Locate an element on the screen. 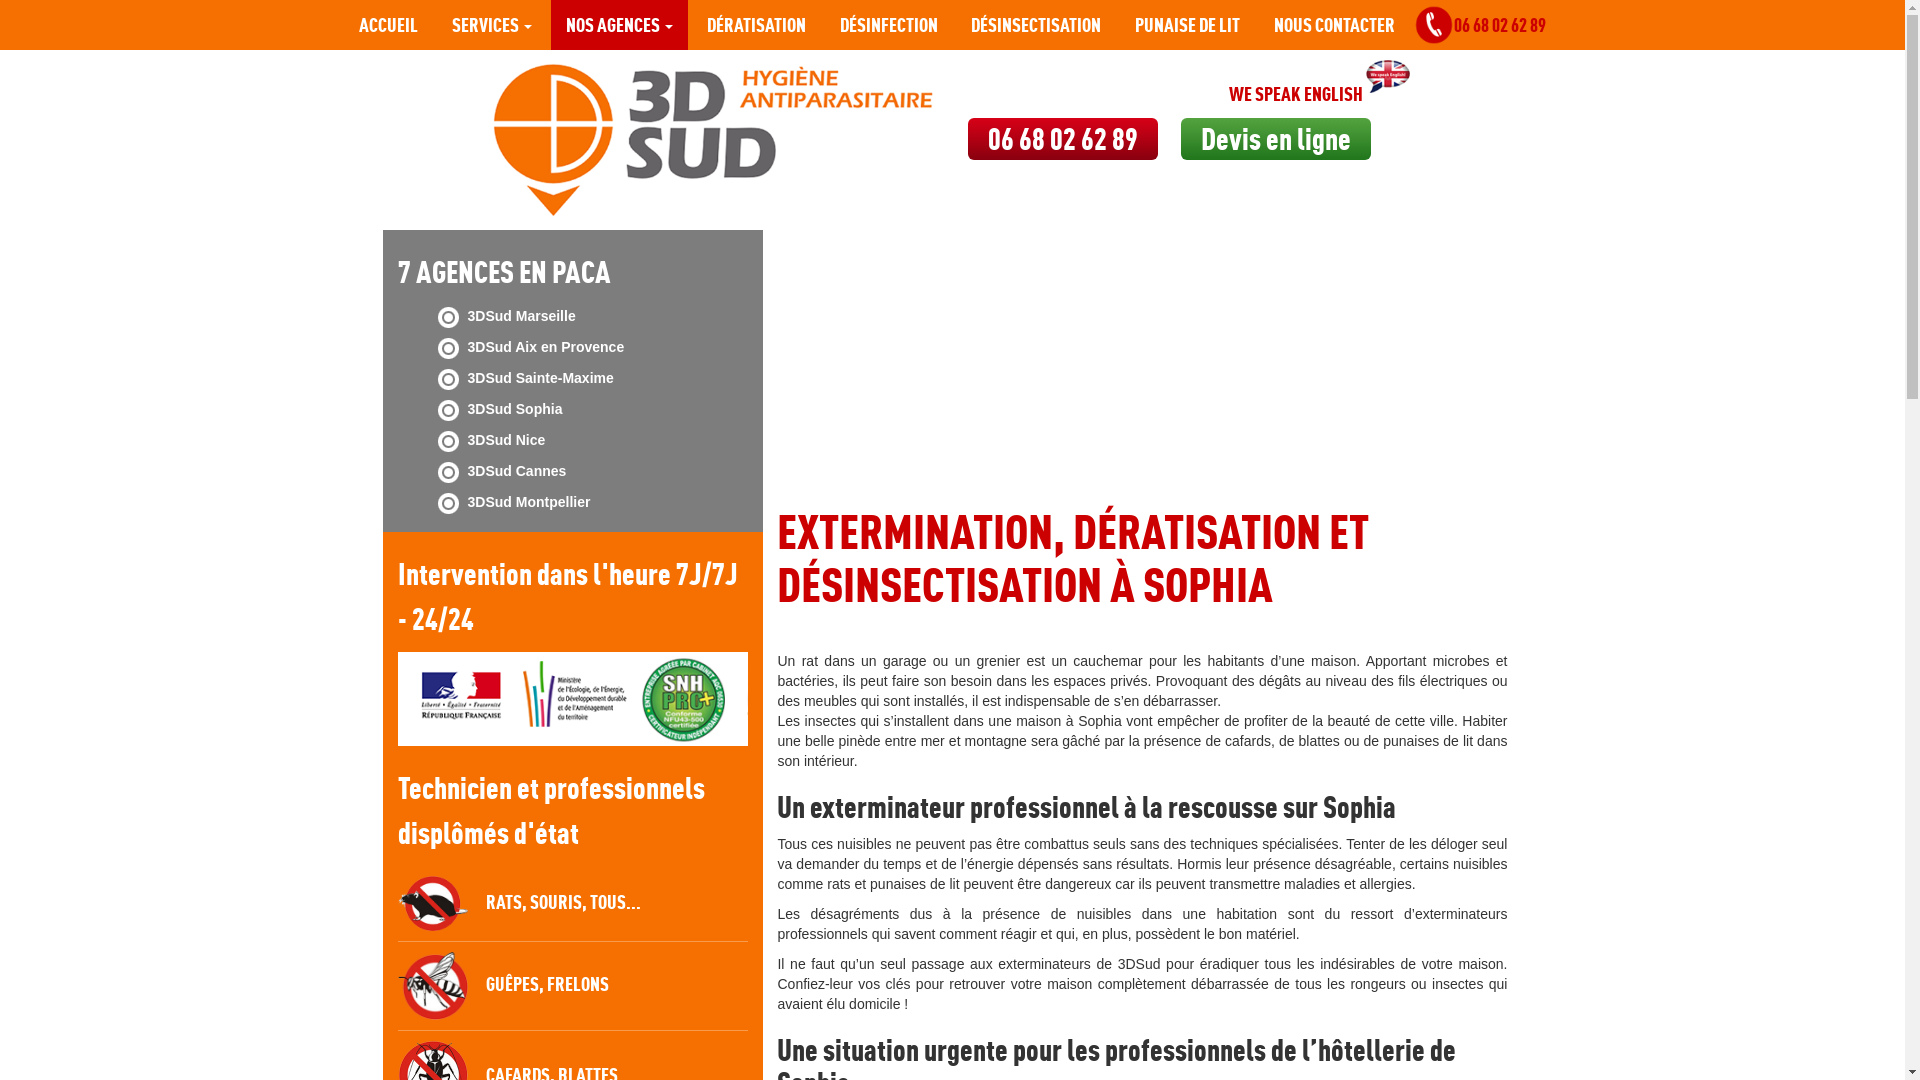  'NOUS CONTACTER' is located at coordinates (1334, 24).